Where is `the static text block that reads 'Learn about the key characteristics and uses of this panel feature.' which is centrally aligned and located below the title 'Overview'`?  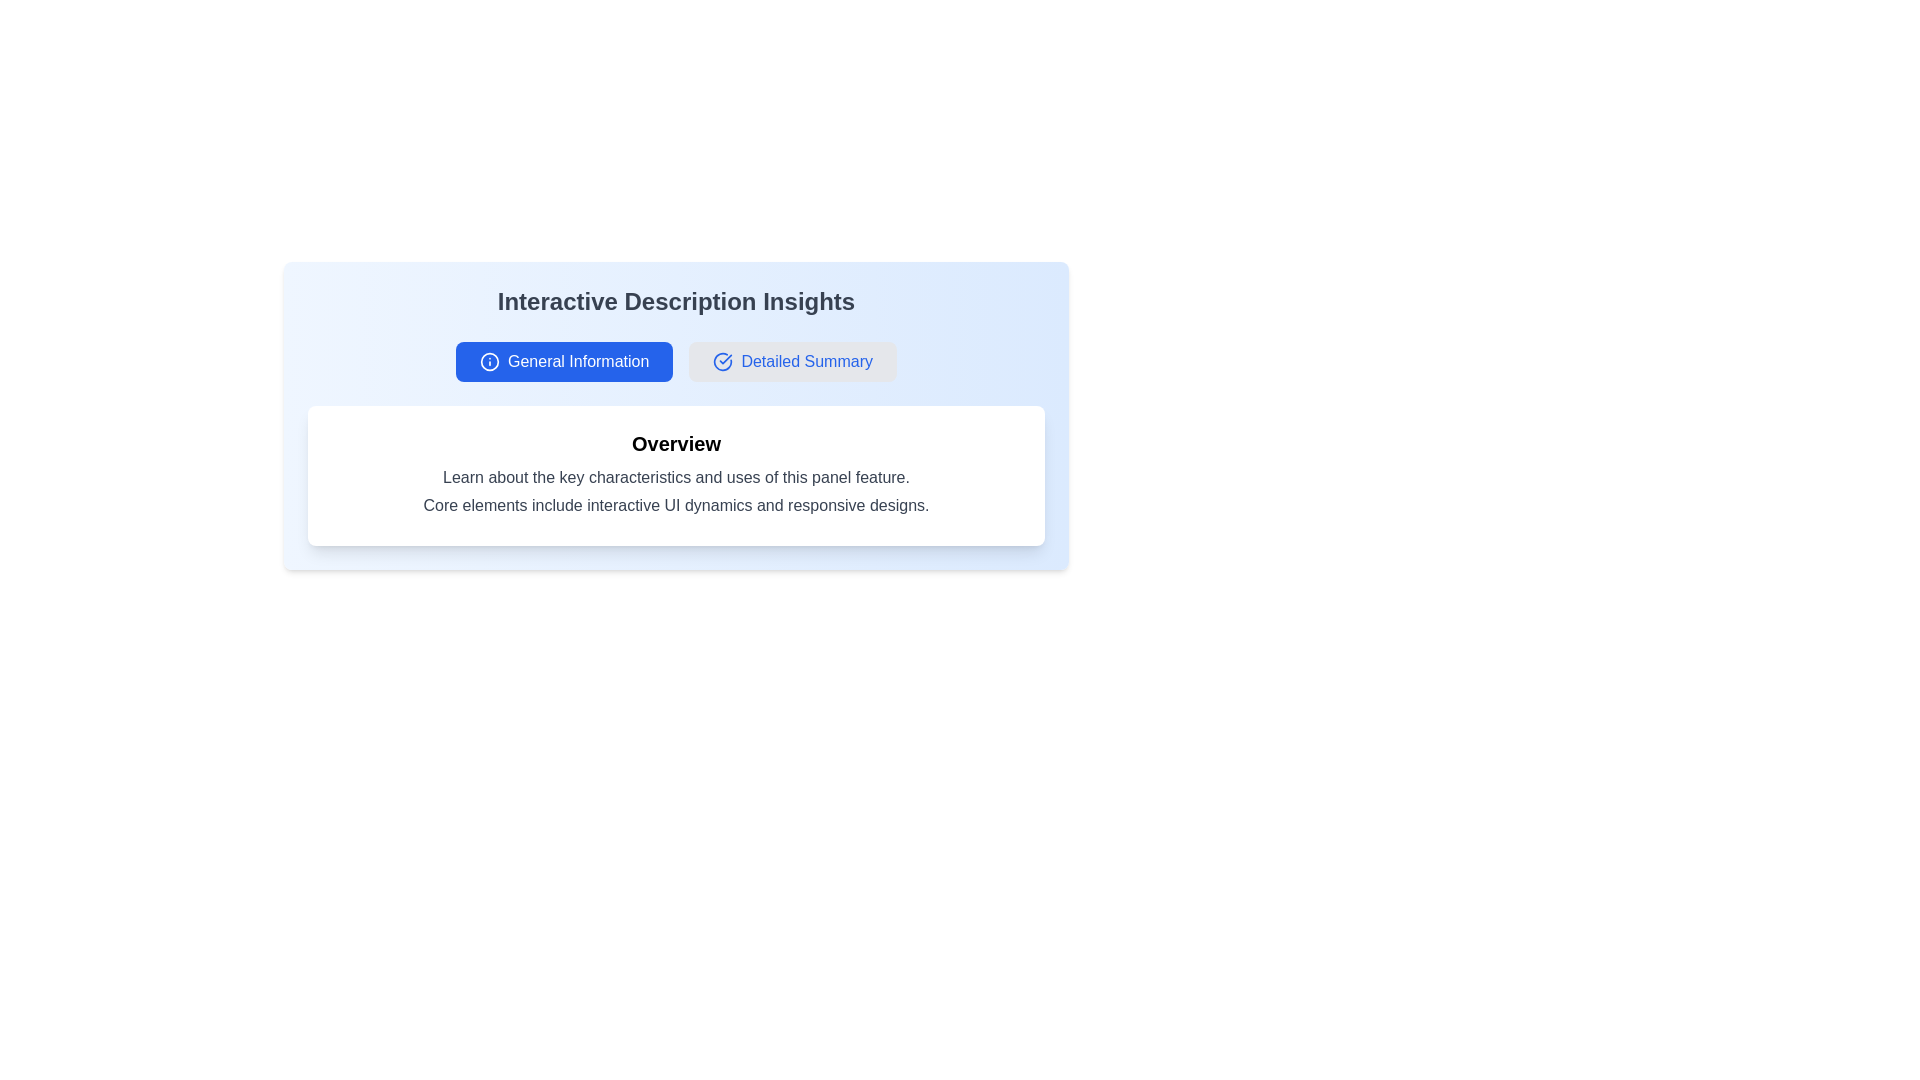
the static text block that reads 'Learn about the key characteristics and uses of this panel feature.' which is centrally aligned and located below the title 'Overview' is located at coordinates (676, 478).